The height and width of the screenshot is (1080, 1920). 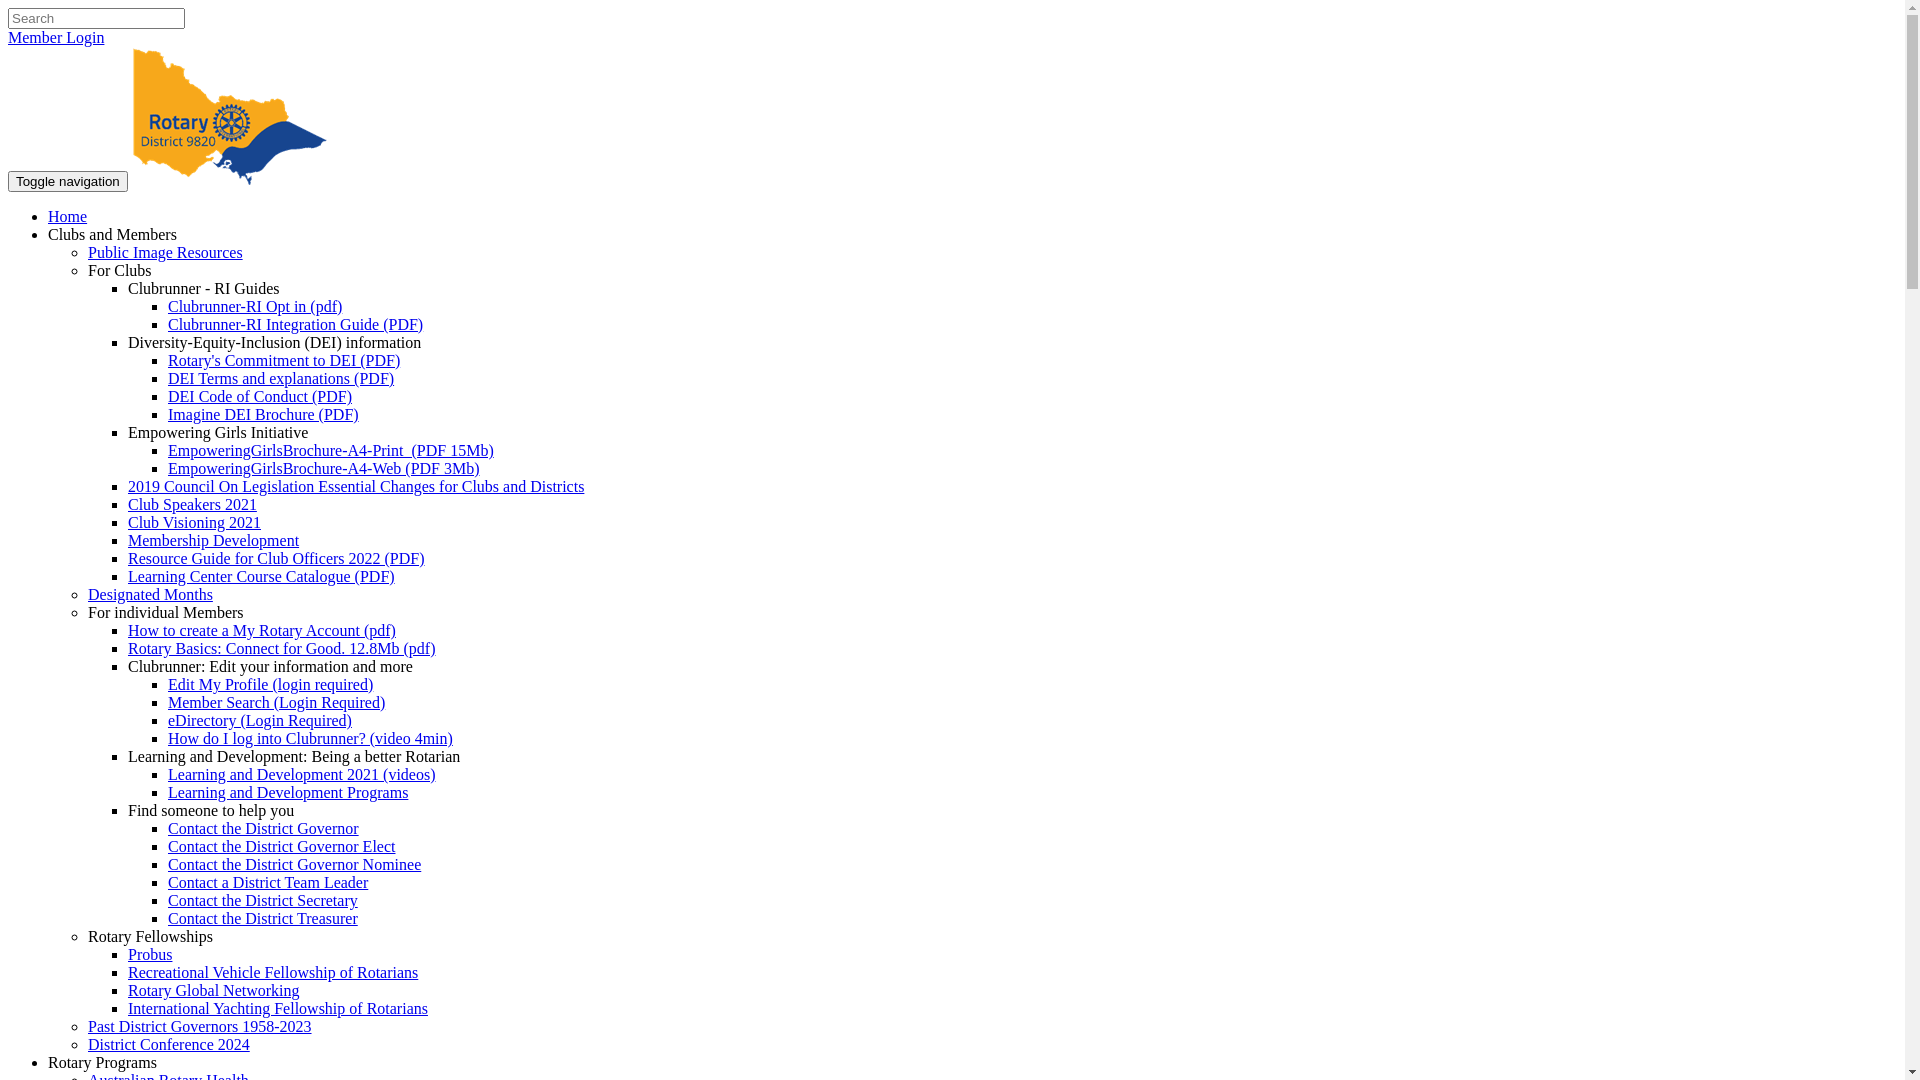 I want to click on 'Home', so click(x=67, y=216).